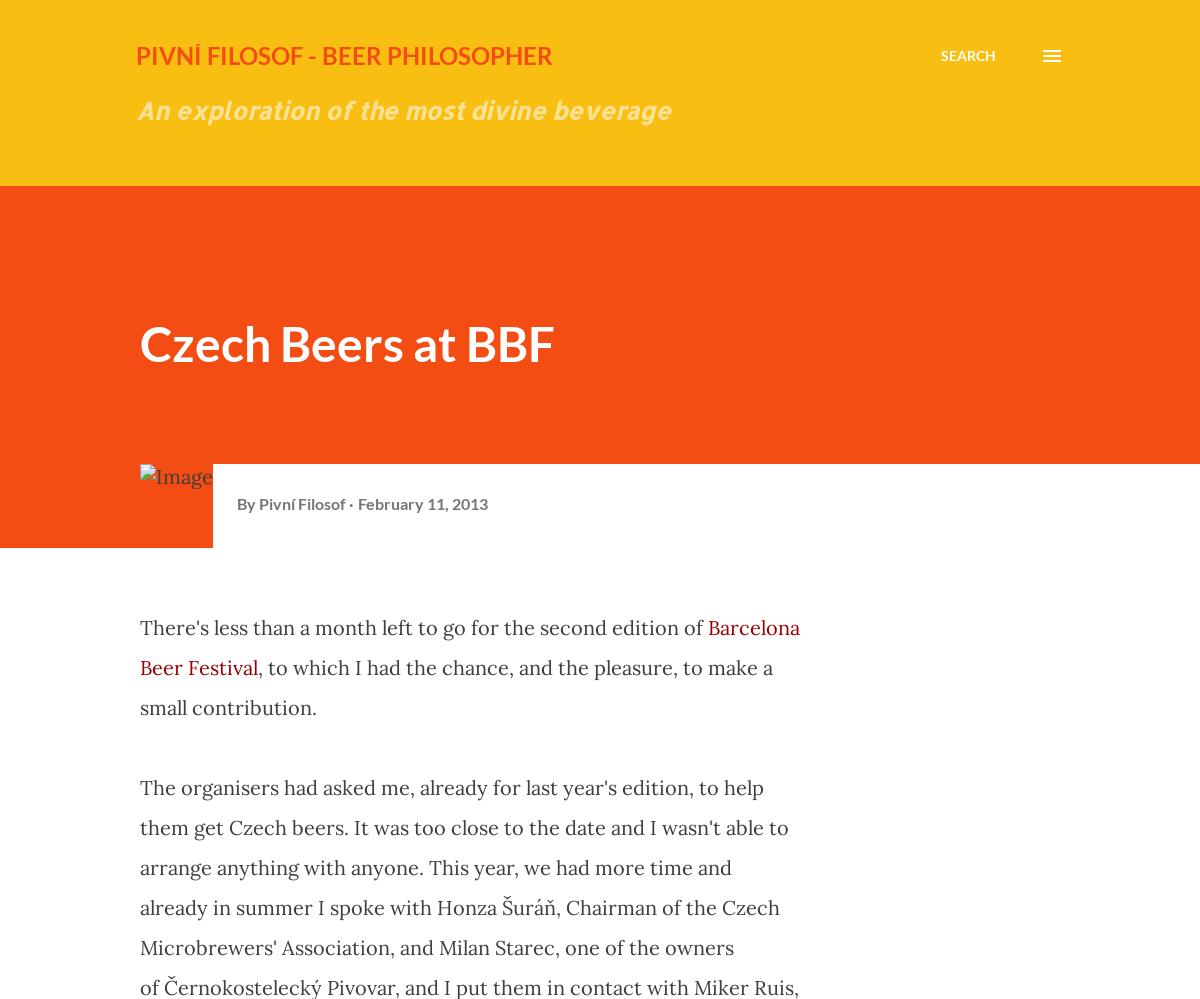 Image resolution: width=1200 pixels, height=999 pixels. I want to click on 'News', so click(909, 805).